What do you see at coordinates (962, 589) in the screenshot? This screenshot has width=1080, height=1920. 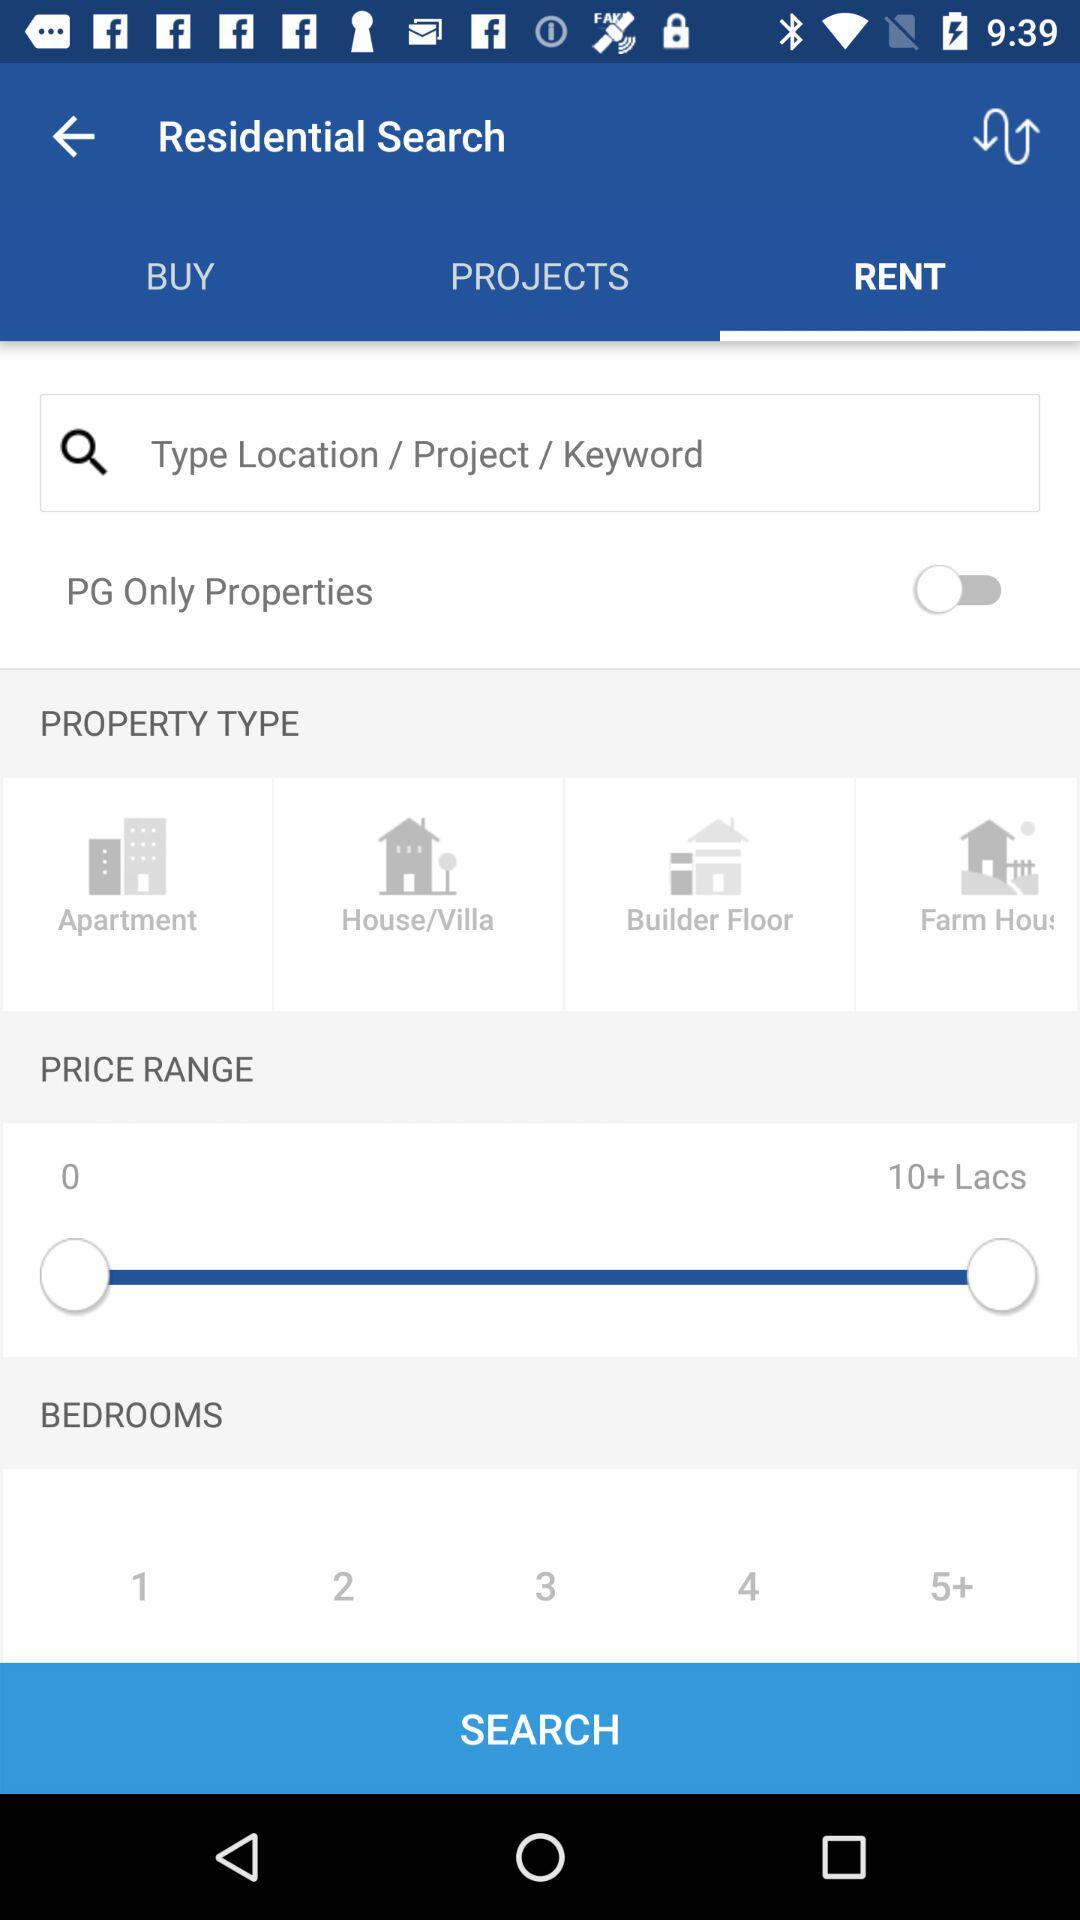 I see `turn on pg only properties` at bounding box center [962, 589].